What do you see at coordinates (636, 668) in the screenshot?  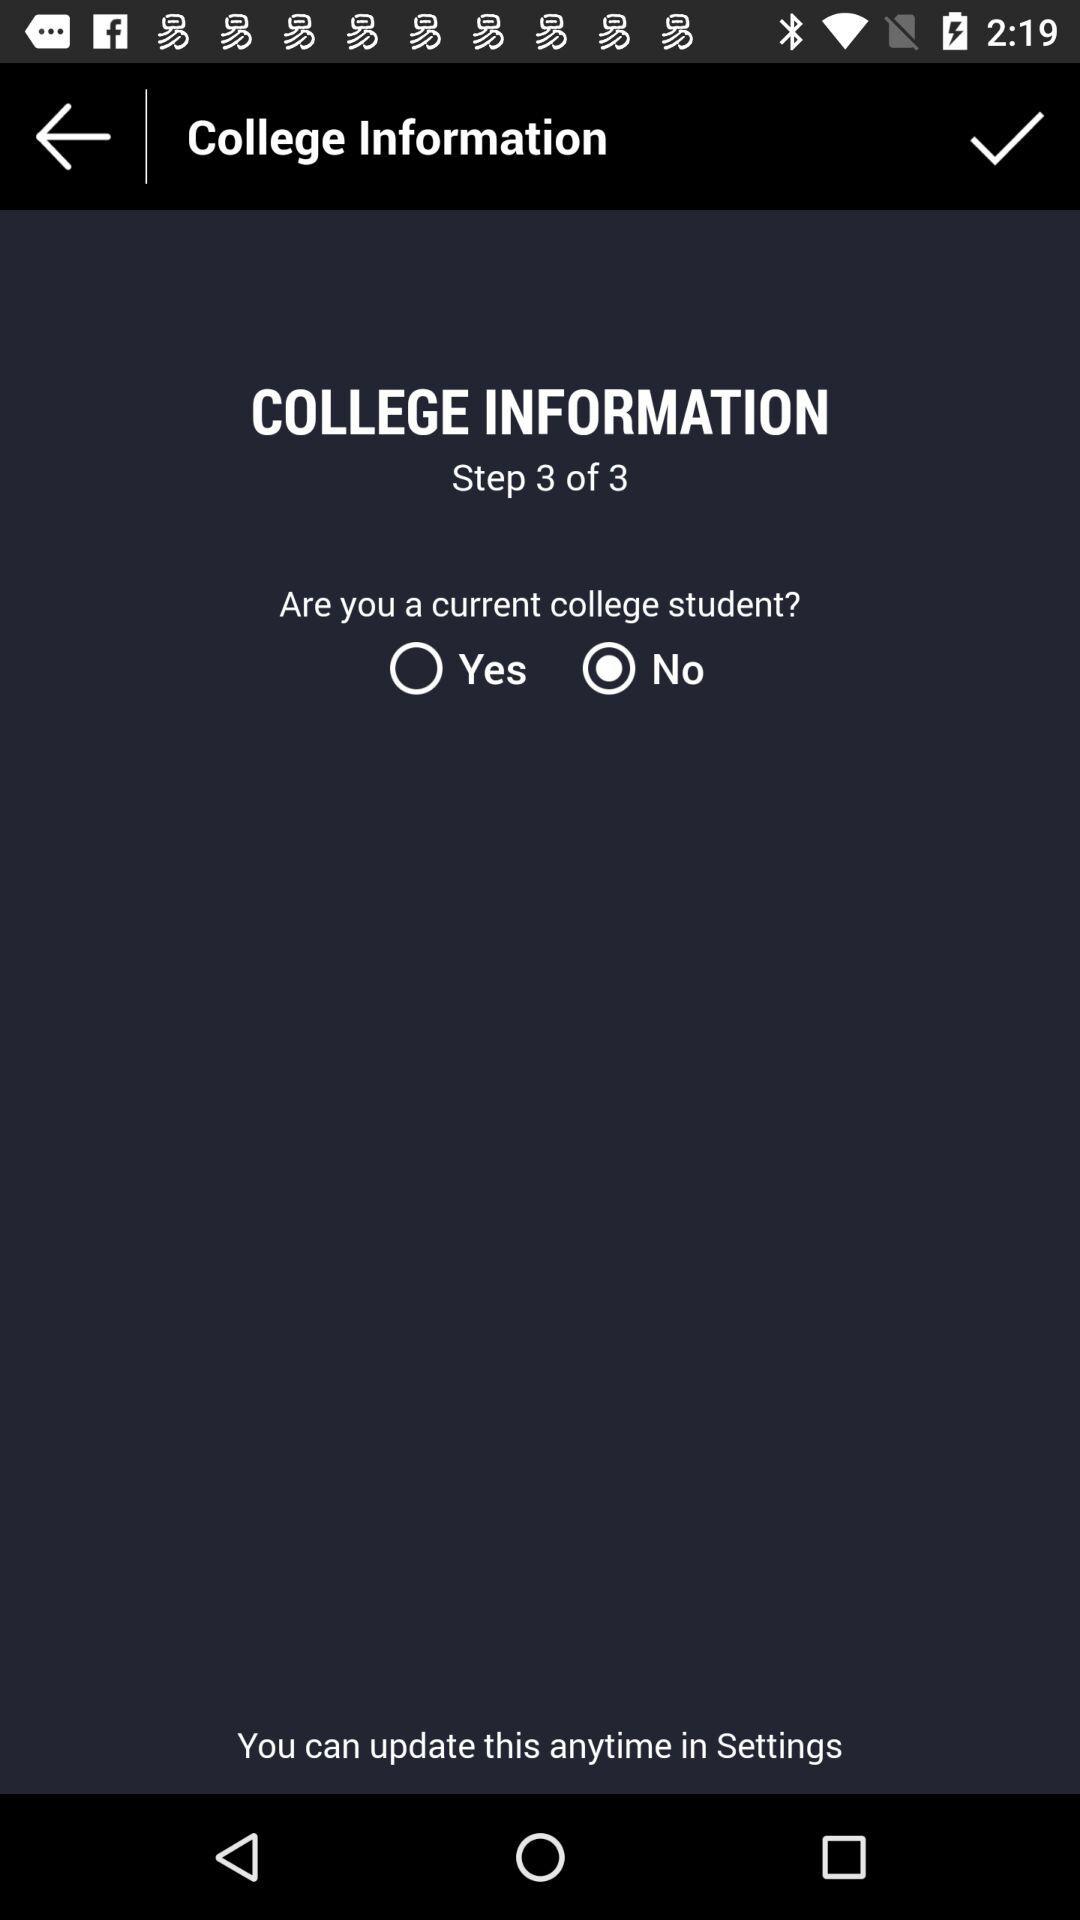 I see `item to the right of yes item` at bounding box center [636, 668].